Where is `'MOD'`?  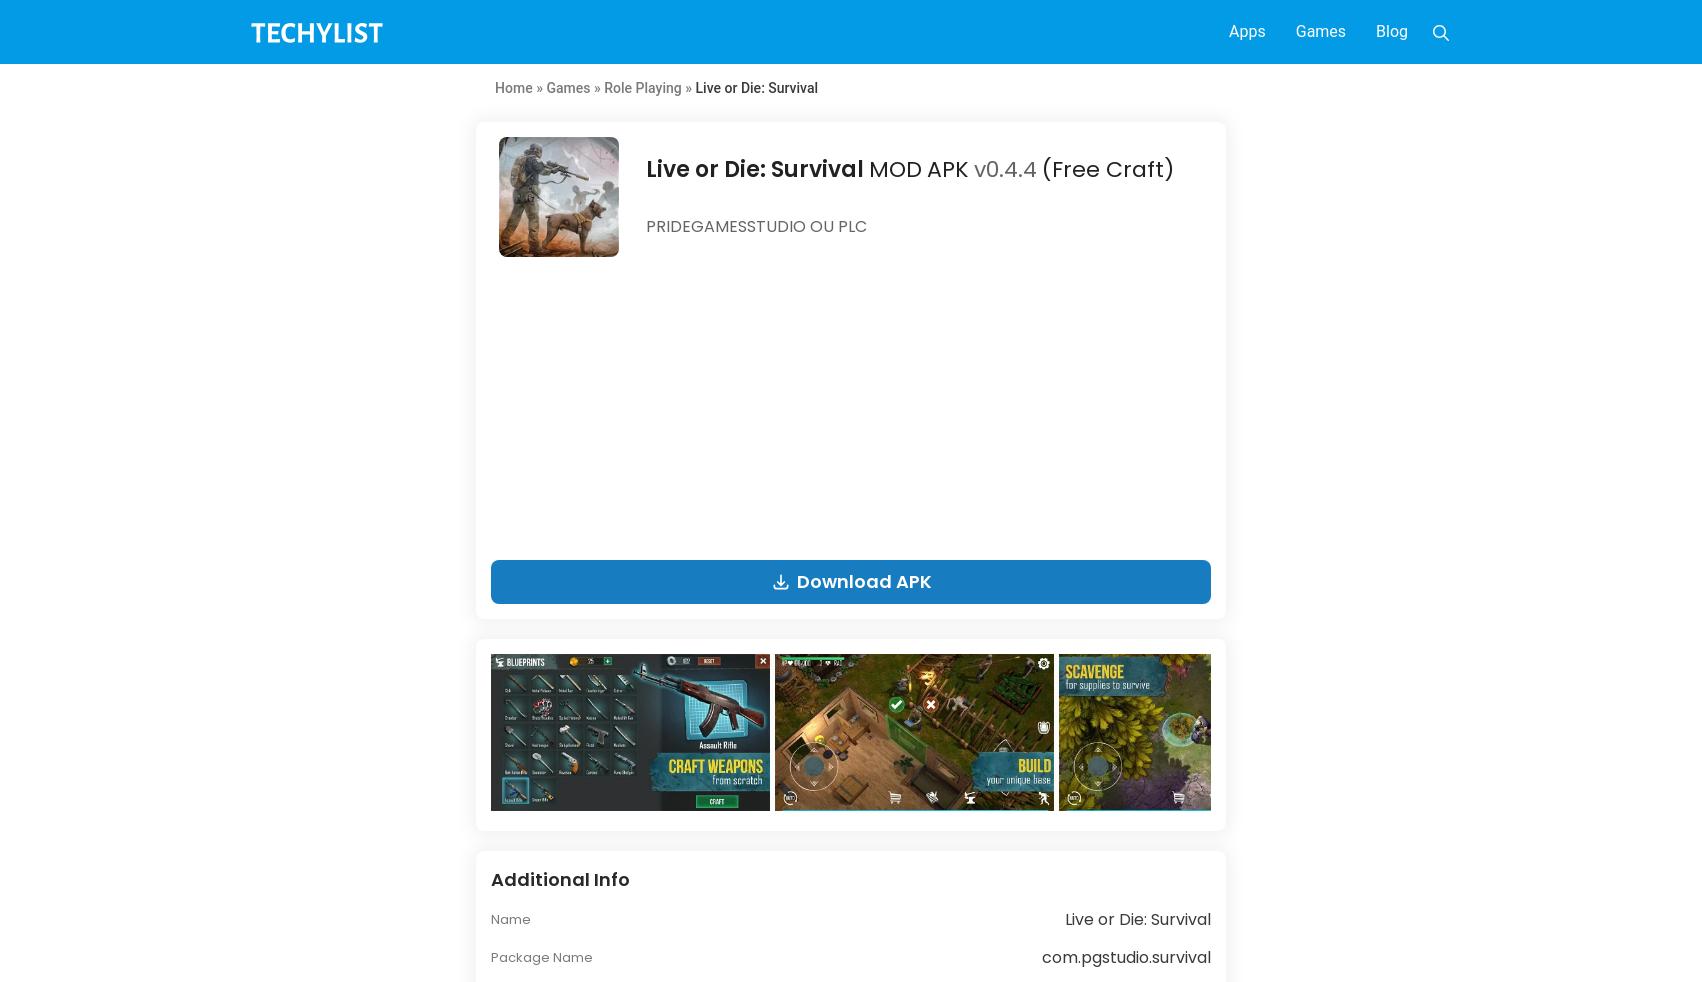
'MOD' is located at coordinates (869, 168).